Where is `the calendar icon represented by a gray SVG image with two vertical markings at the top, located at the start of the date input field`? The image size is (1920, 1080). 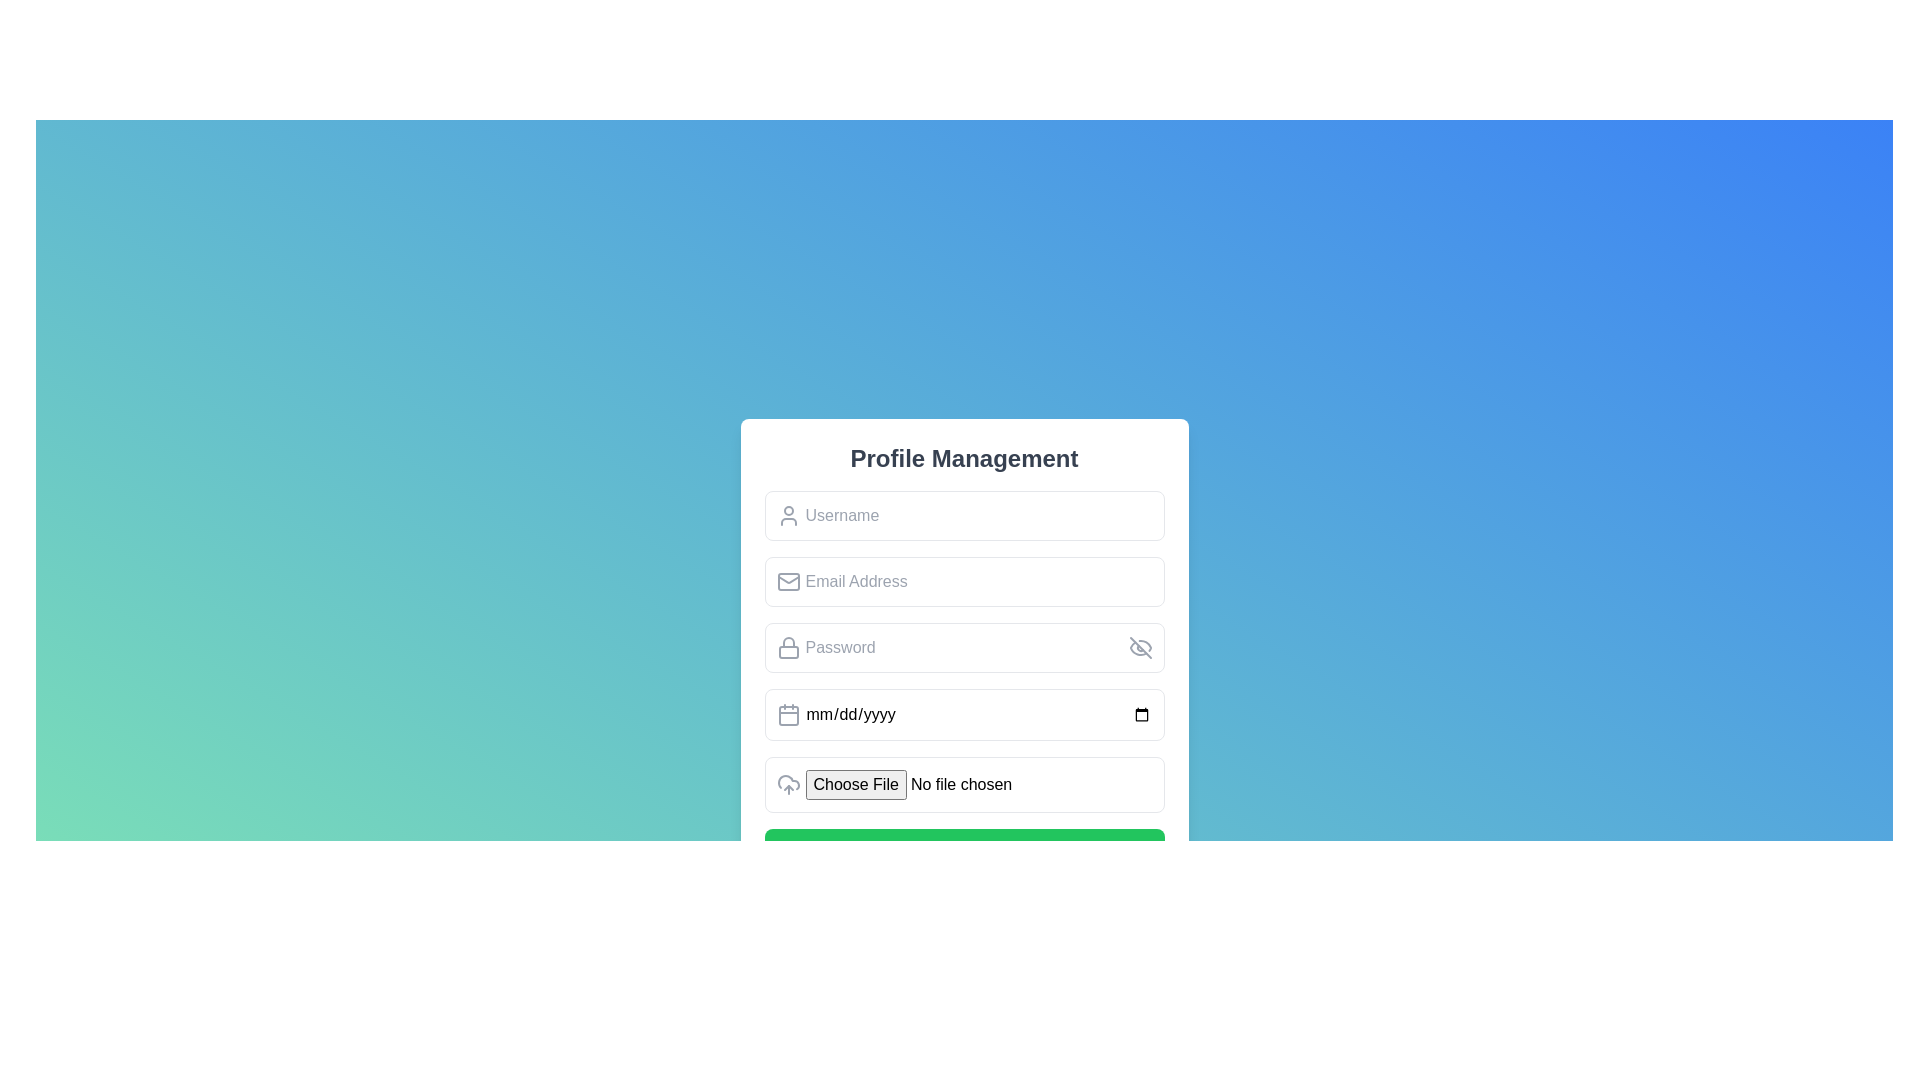
the calendar icon represented by a gray SVG image with two vertical markings at the top, located at the start of the date input field is located at coordinates (787, 713).